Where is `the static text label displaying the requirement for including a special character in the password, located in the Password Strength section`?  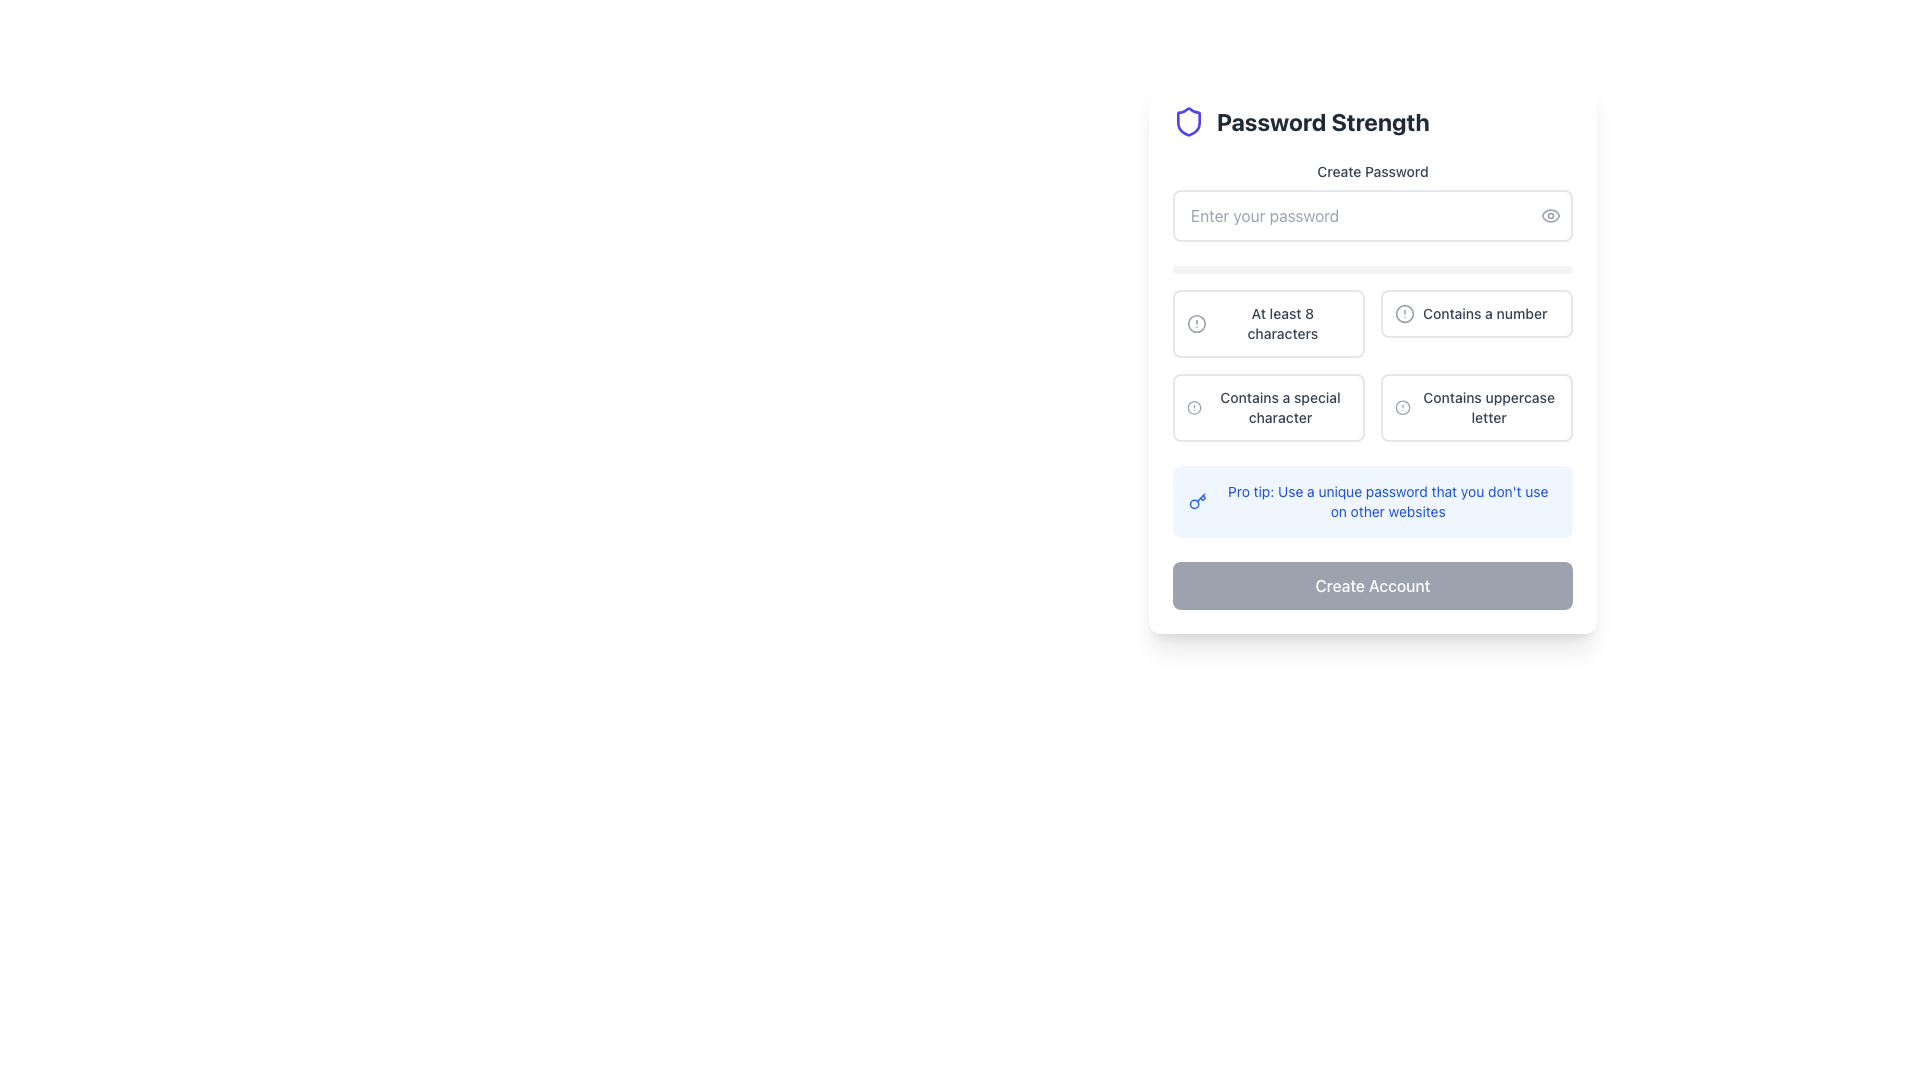
the static text label displaying the requirement for including a special character in the password, located in the Password Strength section is located at coordinates (1280, 407).